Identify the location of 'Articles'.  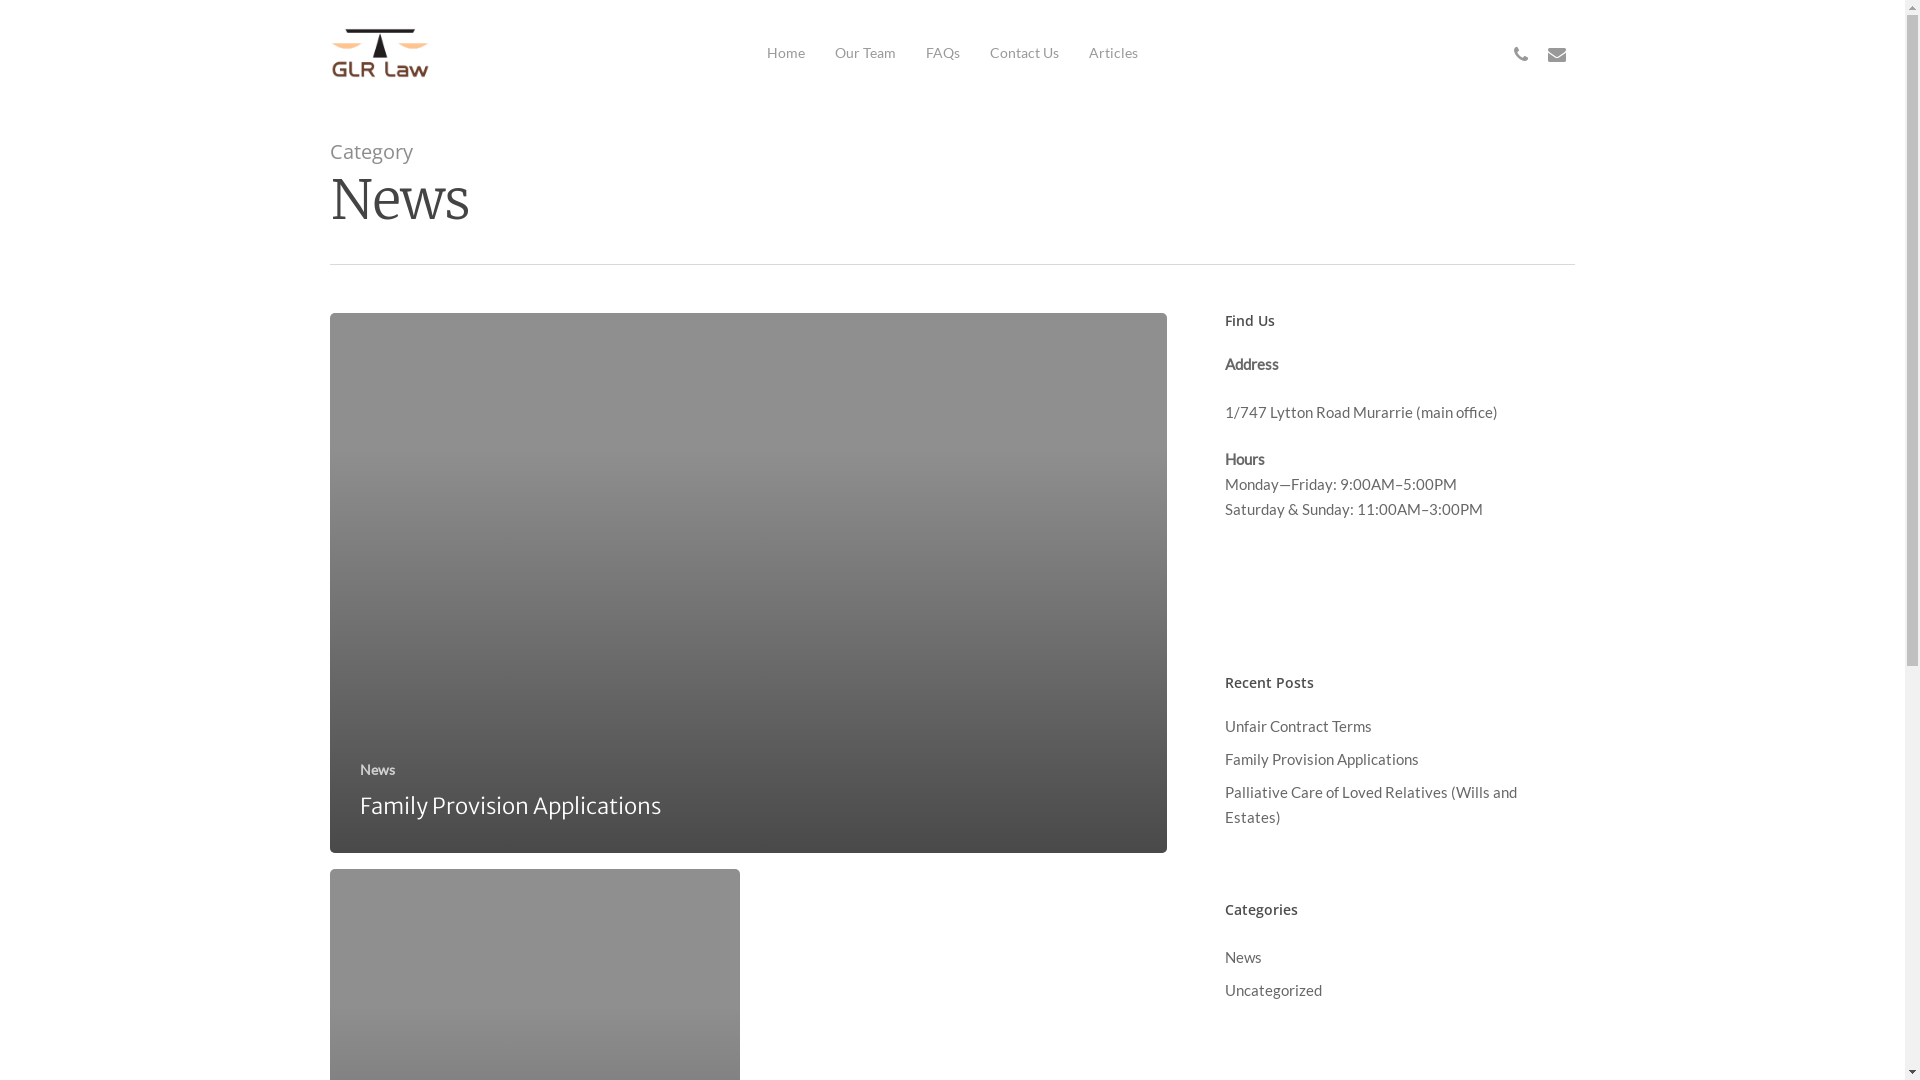
(1112, 52).